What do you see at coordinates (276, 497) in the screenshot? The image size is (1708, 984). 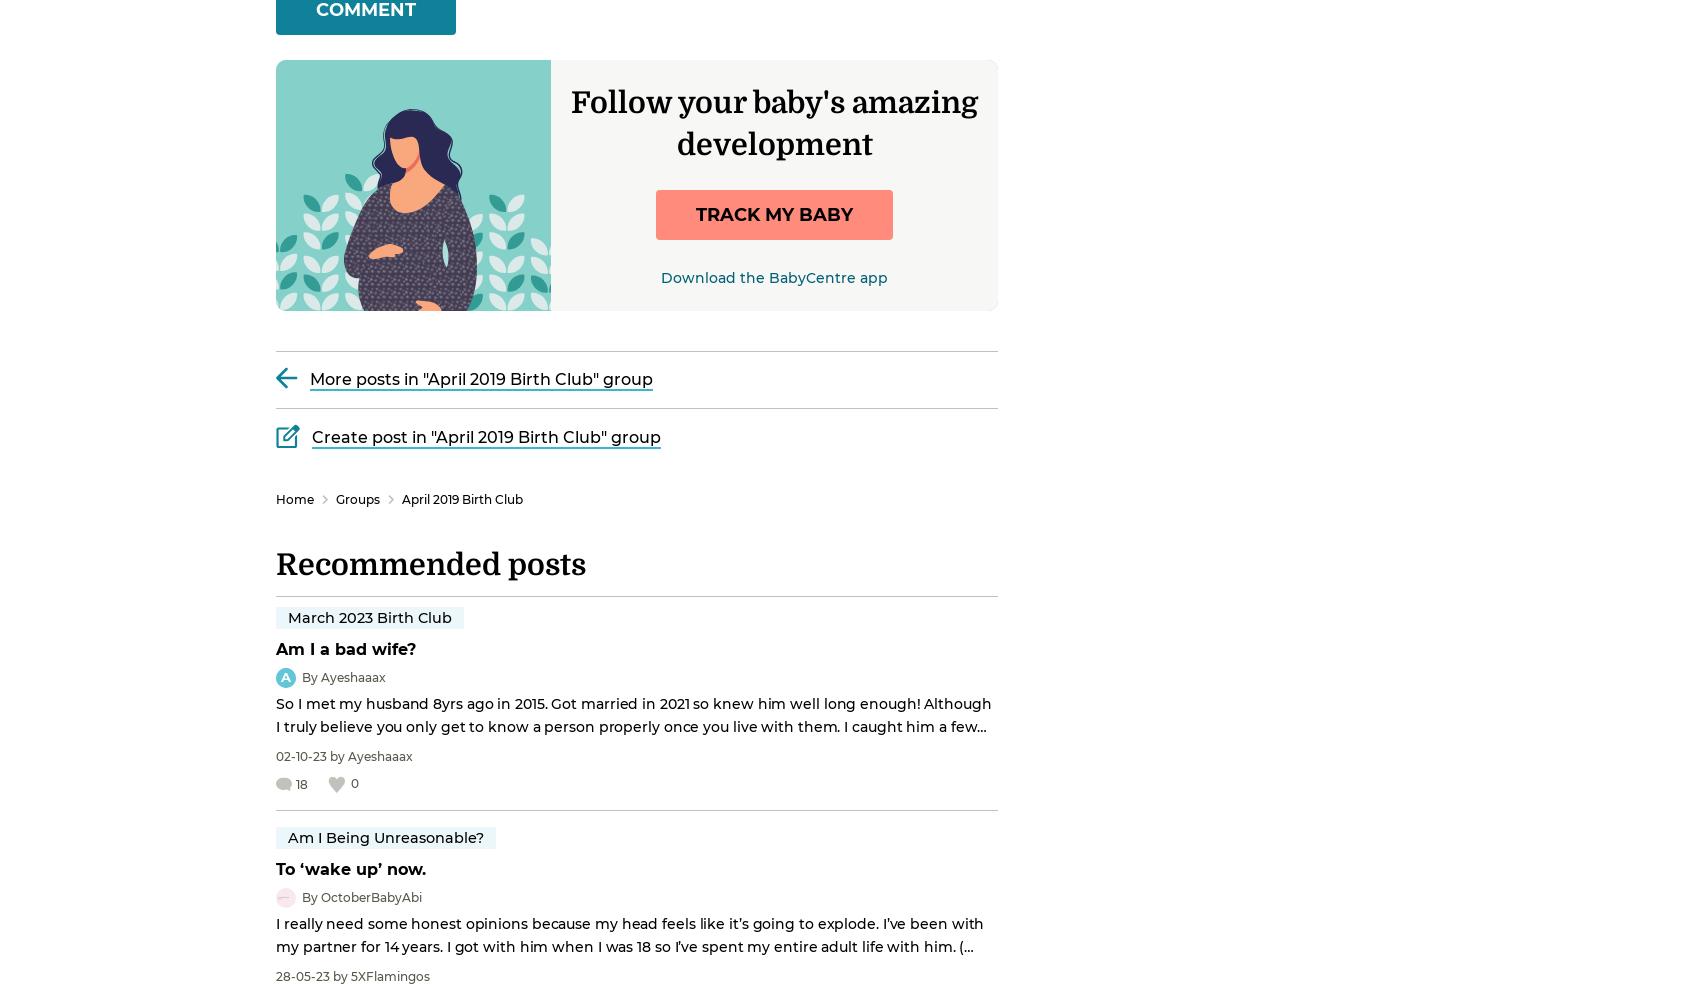 I see `'Home'` at bounding box center [276, 497].